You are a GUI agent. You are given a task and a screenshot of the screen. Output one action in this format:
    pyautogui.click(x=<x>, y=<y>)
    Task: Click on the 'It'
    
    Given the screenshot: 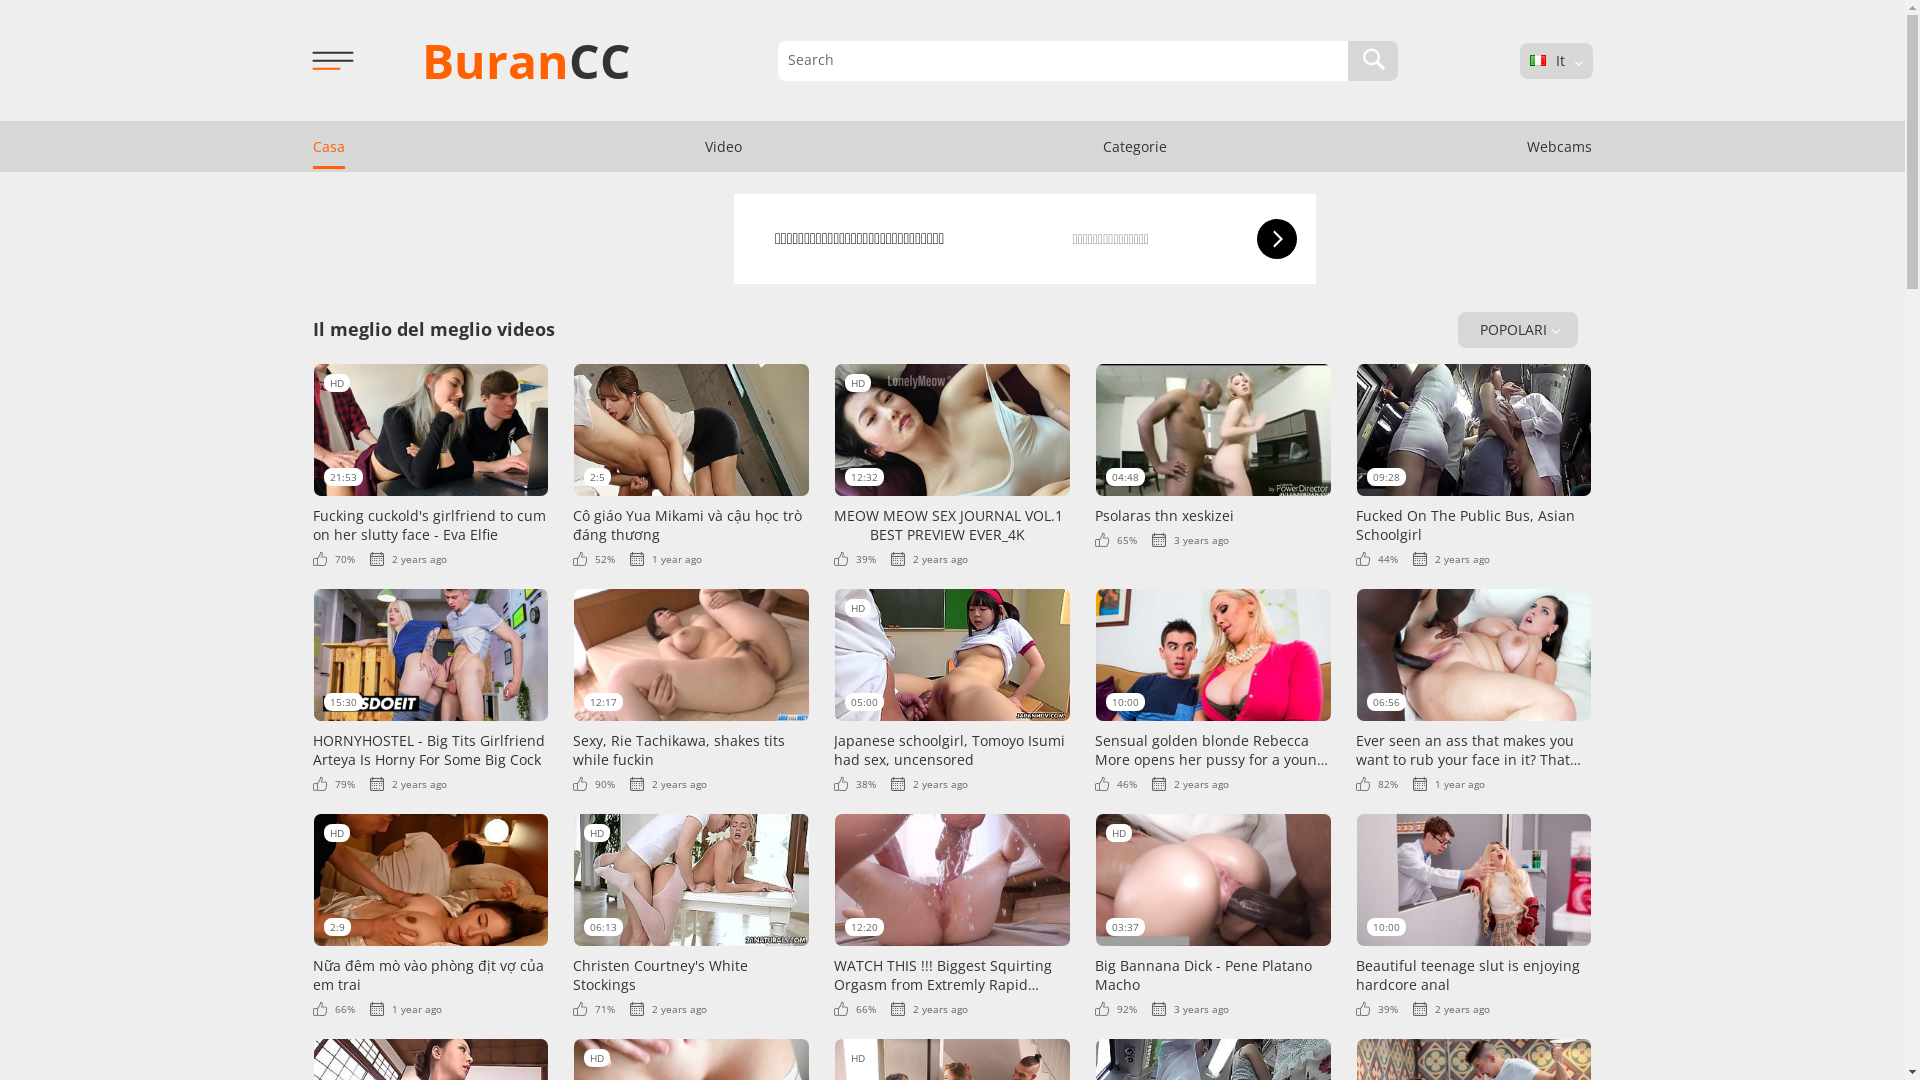 What is the action you would take?
    pyautogui.click(x=1536, y=59)
    